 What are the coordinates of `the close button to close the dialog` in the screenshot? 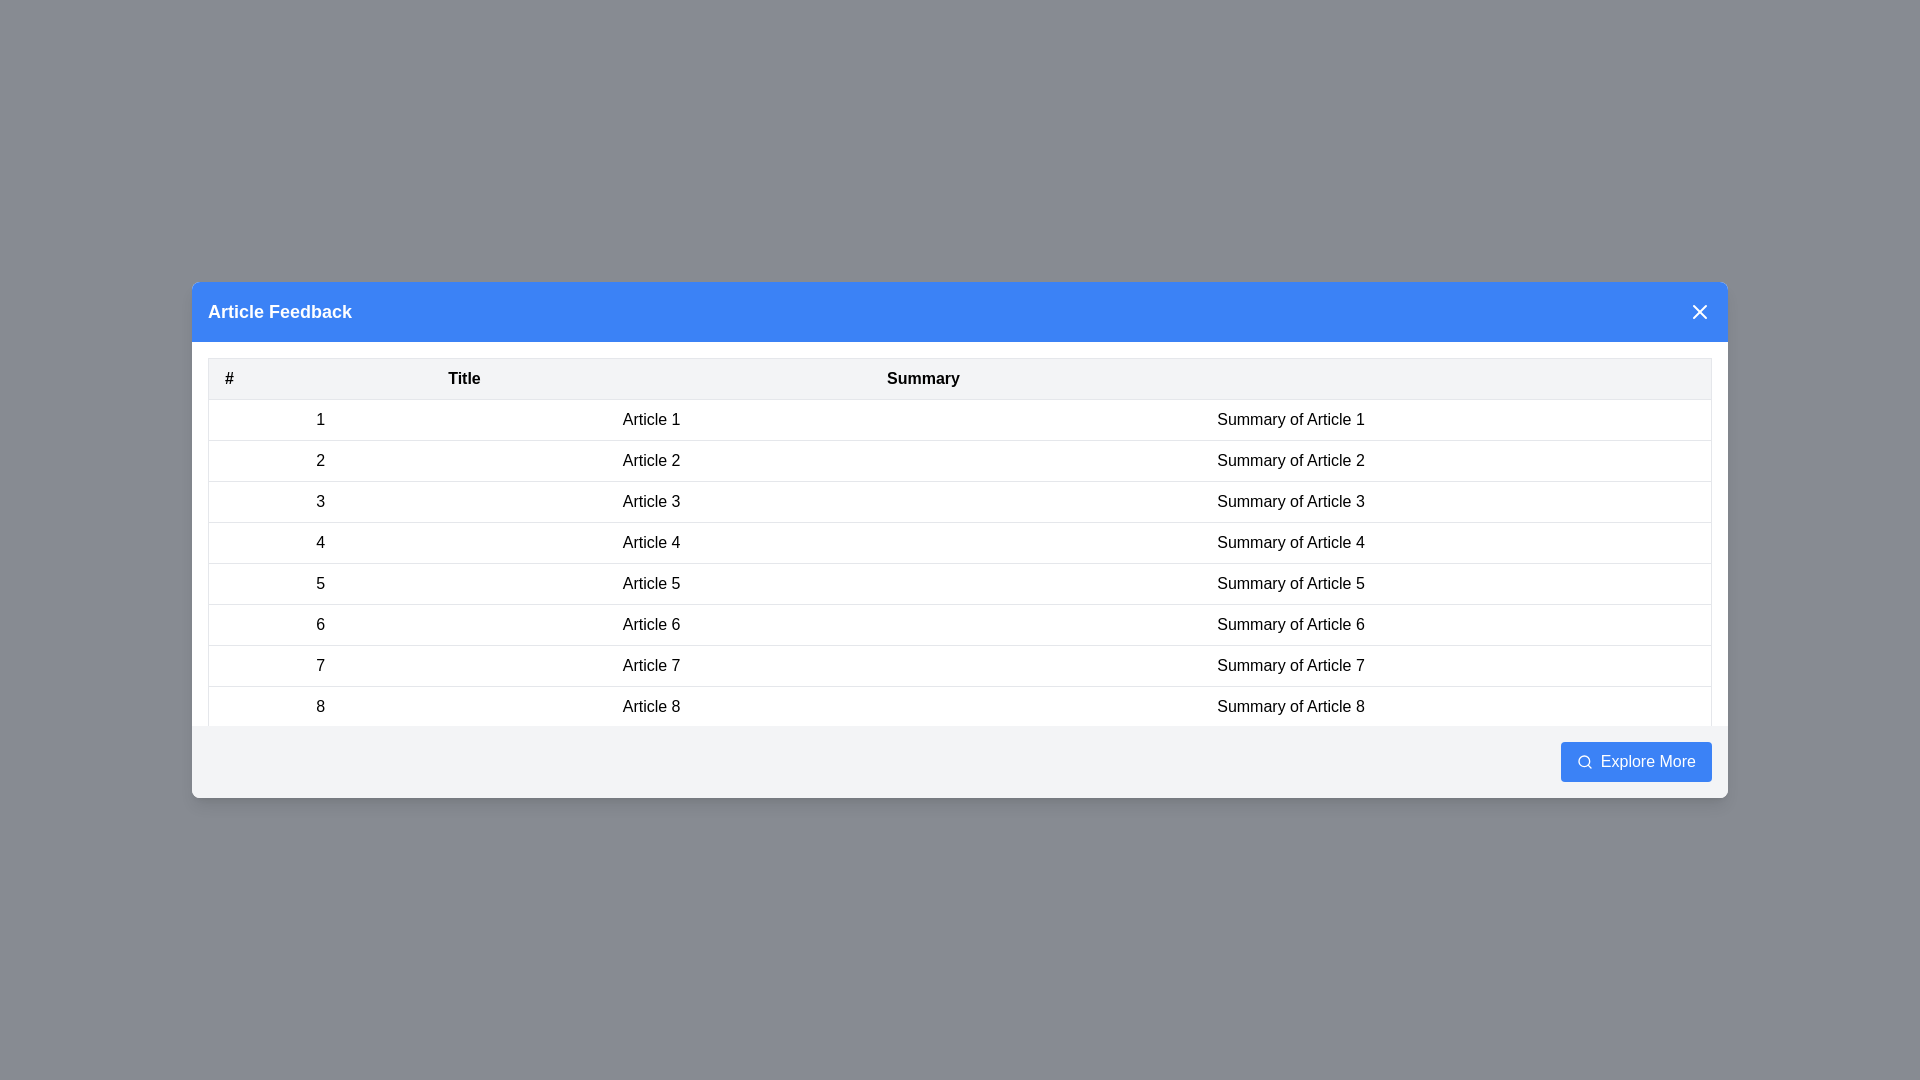 It's located at (1698, 312).